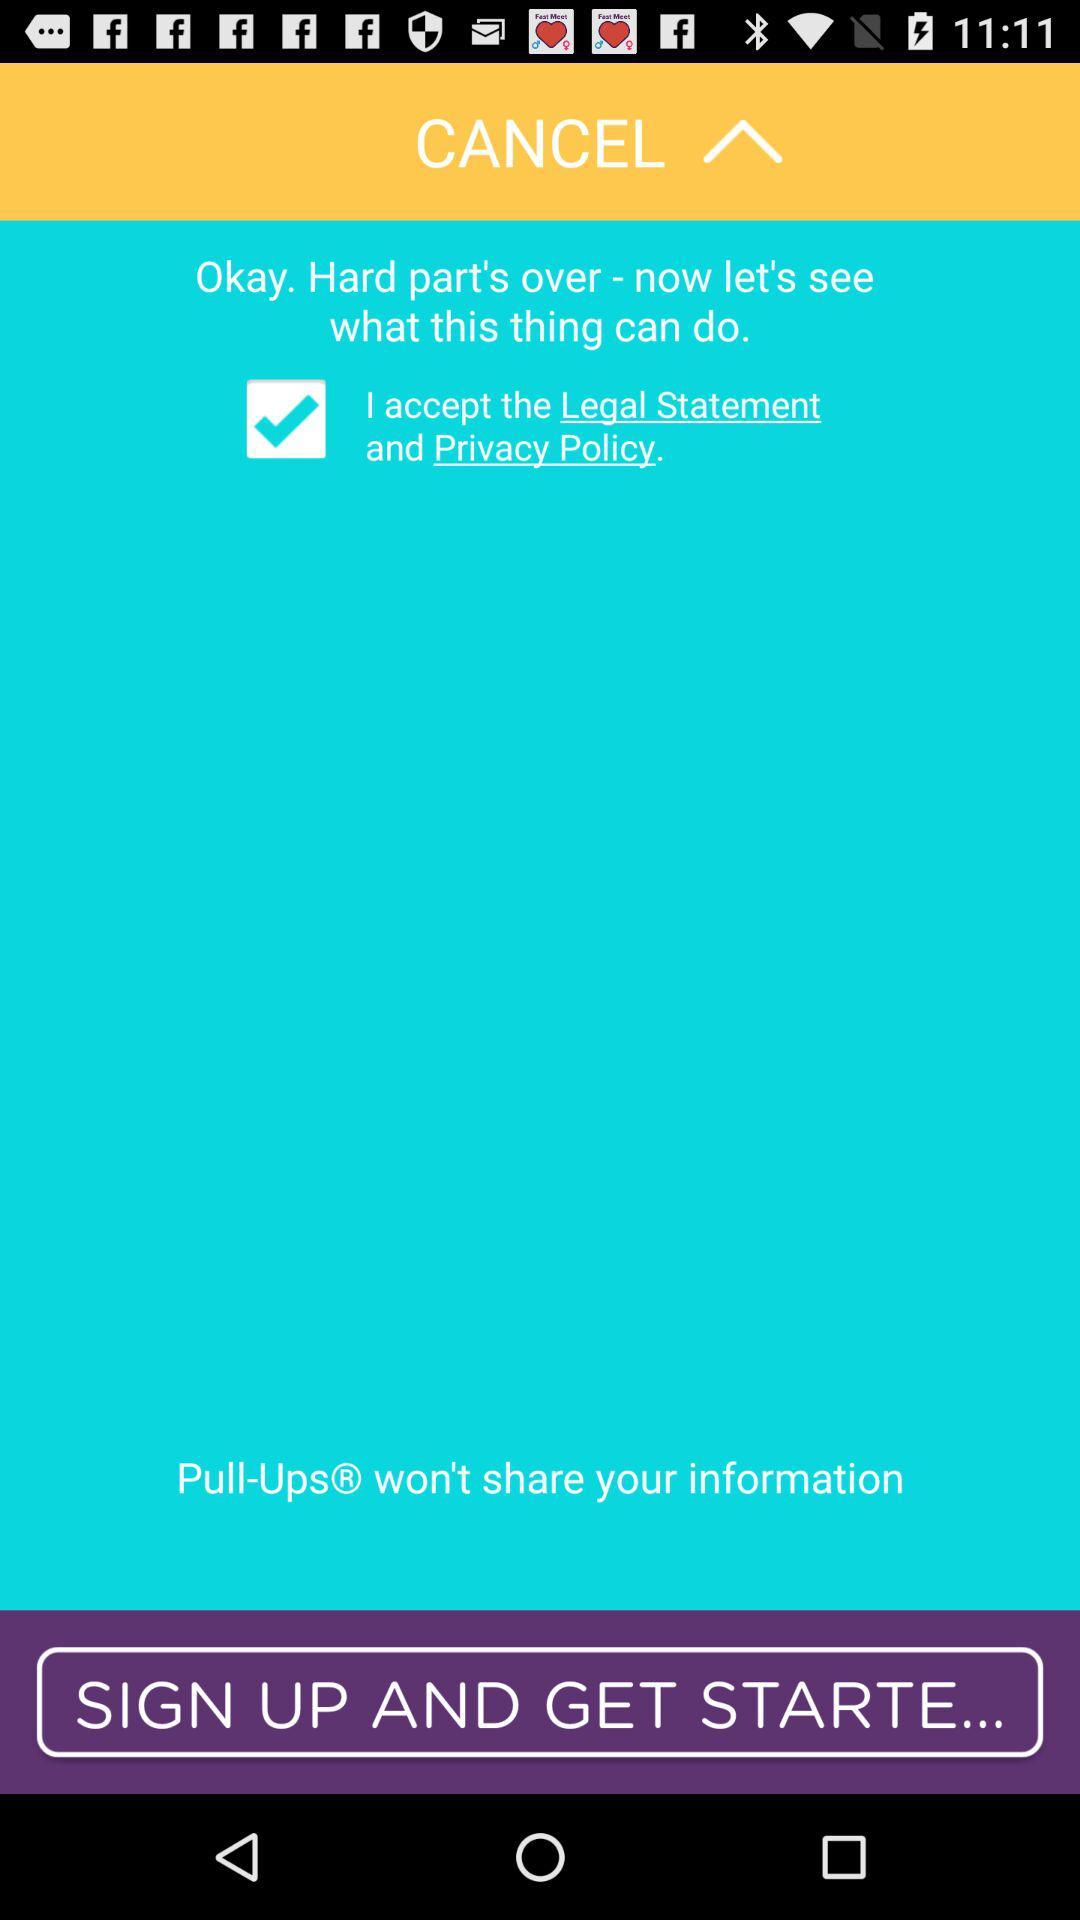  I want to click on app above okay hard part icon, so click(540, 140).